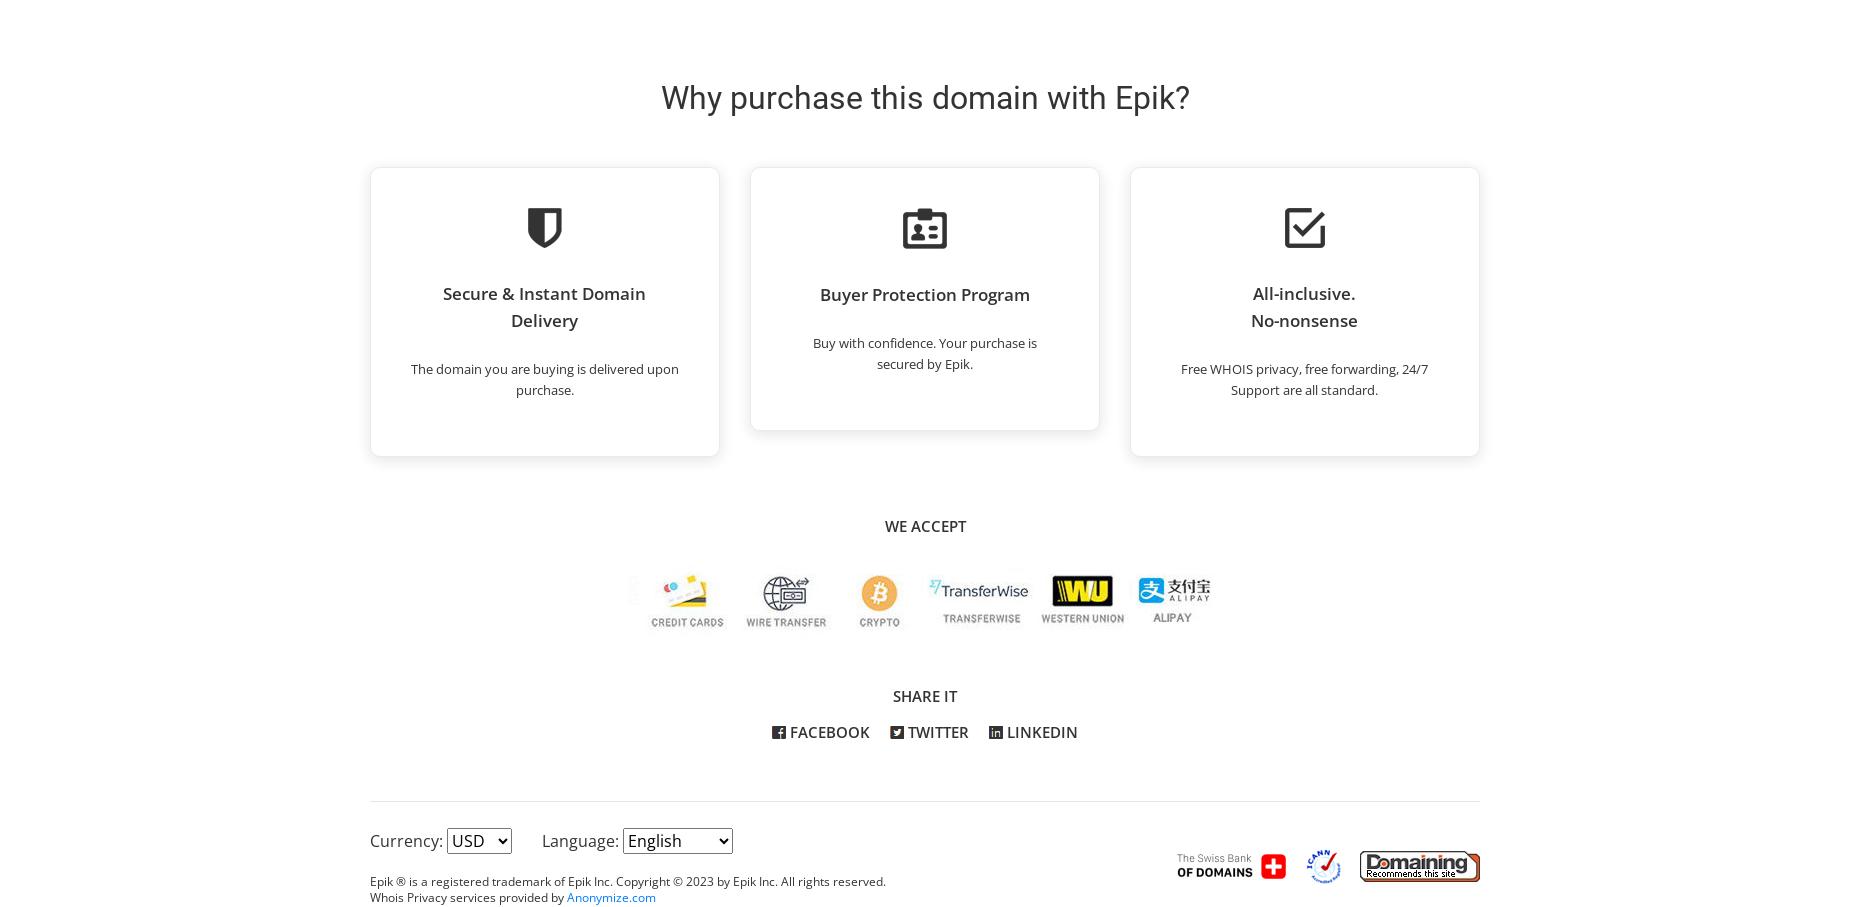  I want to click on 'Share it', so click(925, 695).